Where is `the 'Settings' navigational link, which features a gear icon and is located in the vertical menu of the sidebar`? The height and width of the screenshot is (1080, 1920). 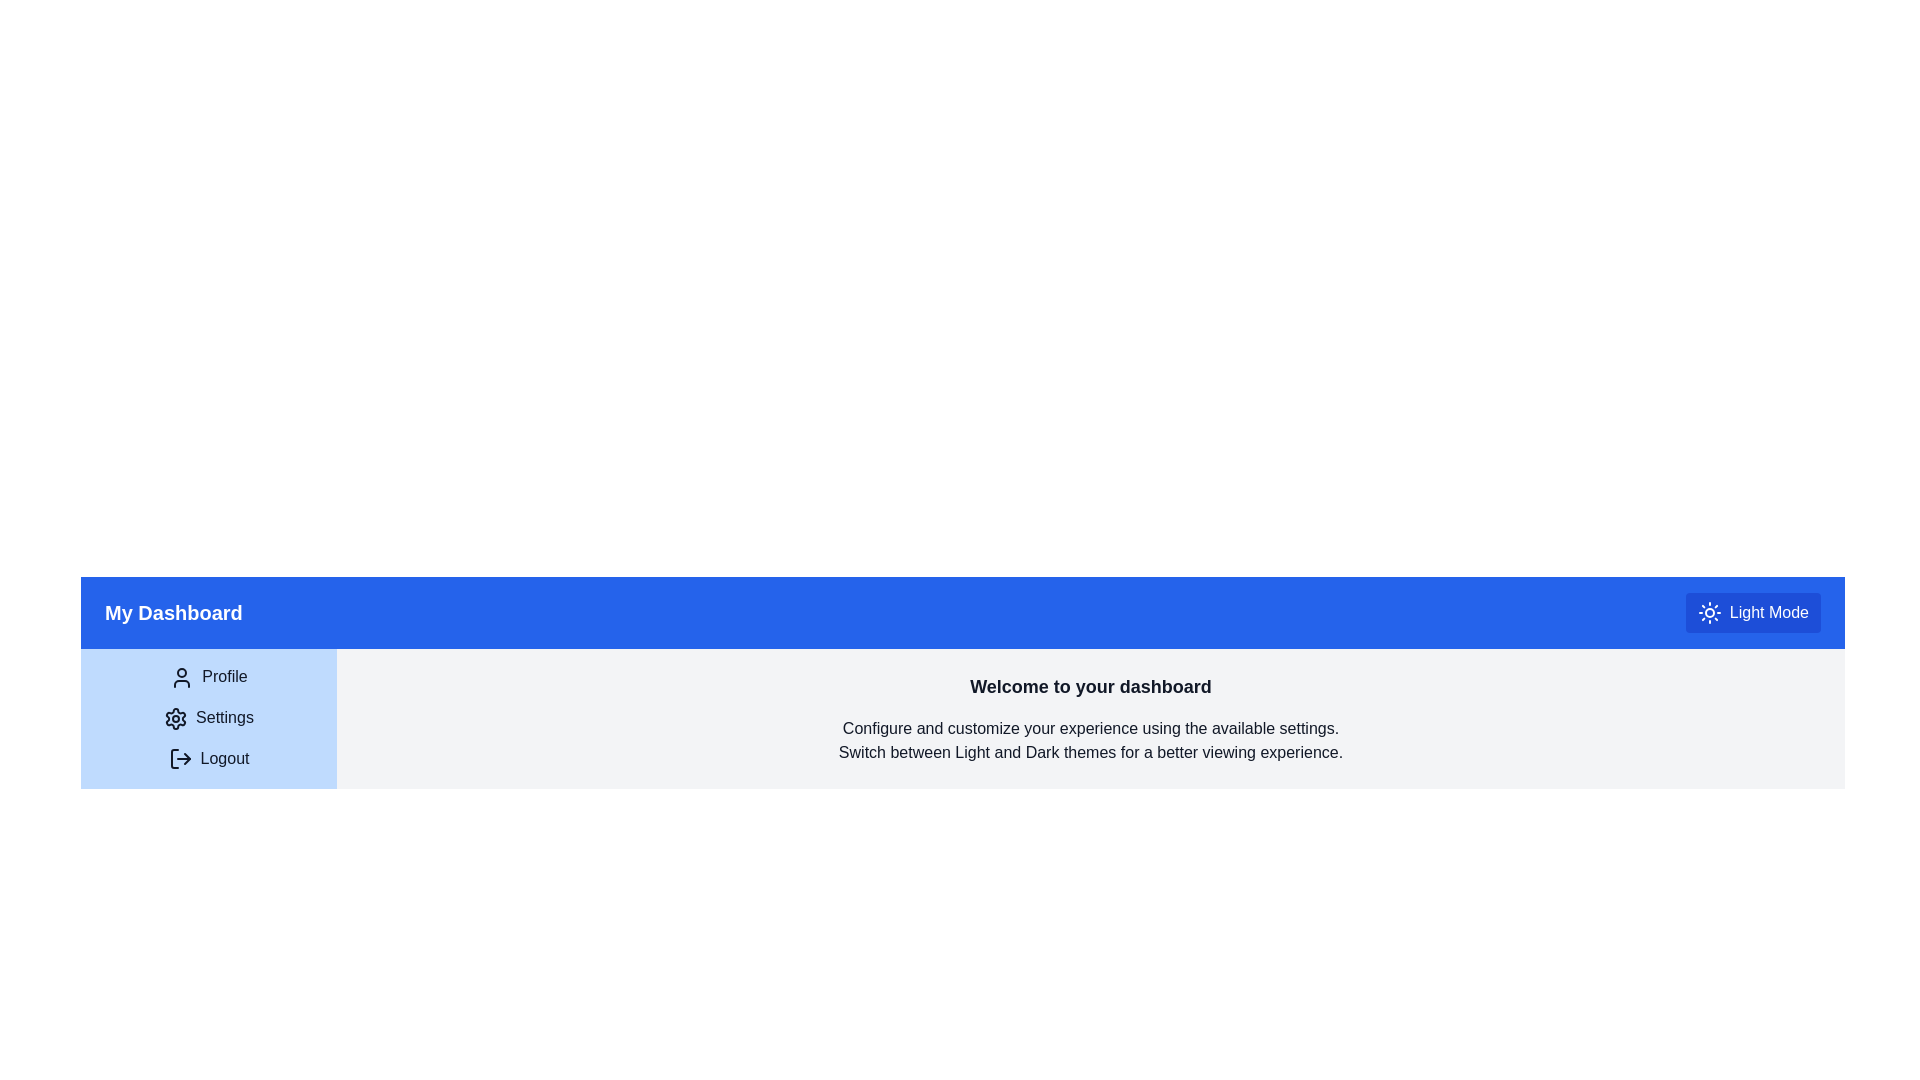 the 'Settings' navigational link, which features a gear icon and is located in the vertical menu of the sidebar is located at coordinates (209, 716).